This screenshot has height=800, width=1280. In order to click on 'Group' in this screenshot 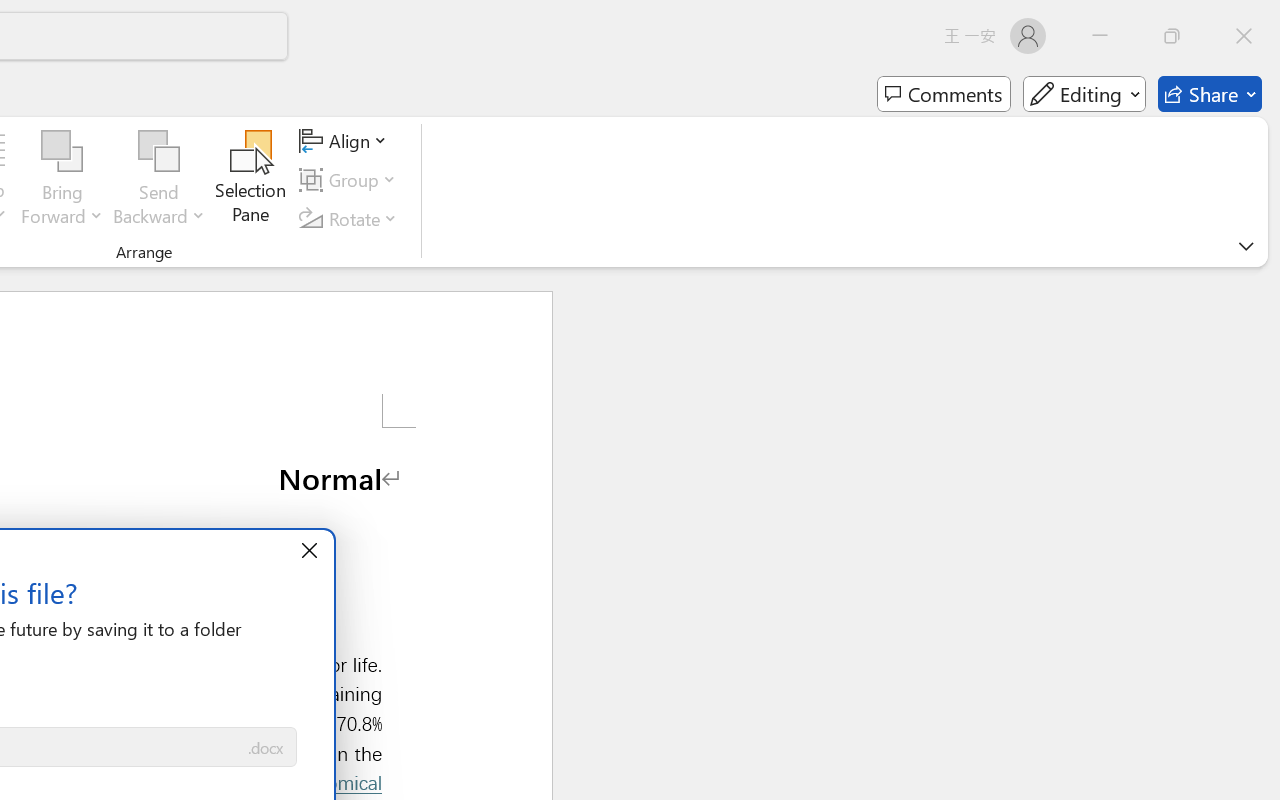, I will do `click(351, 179)`.